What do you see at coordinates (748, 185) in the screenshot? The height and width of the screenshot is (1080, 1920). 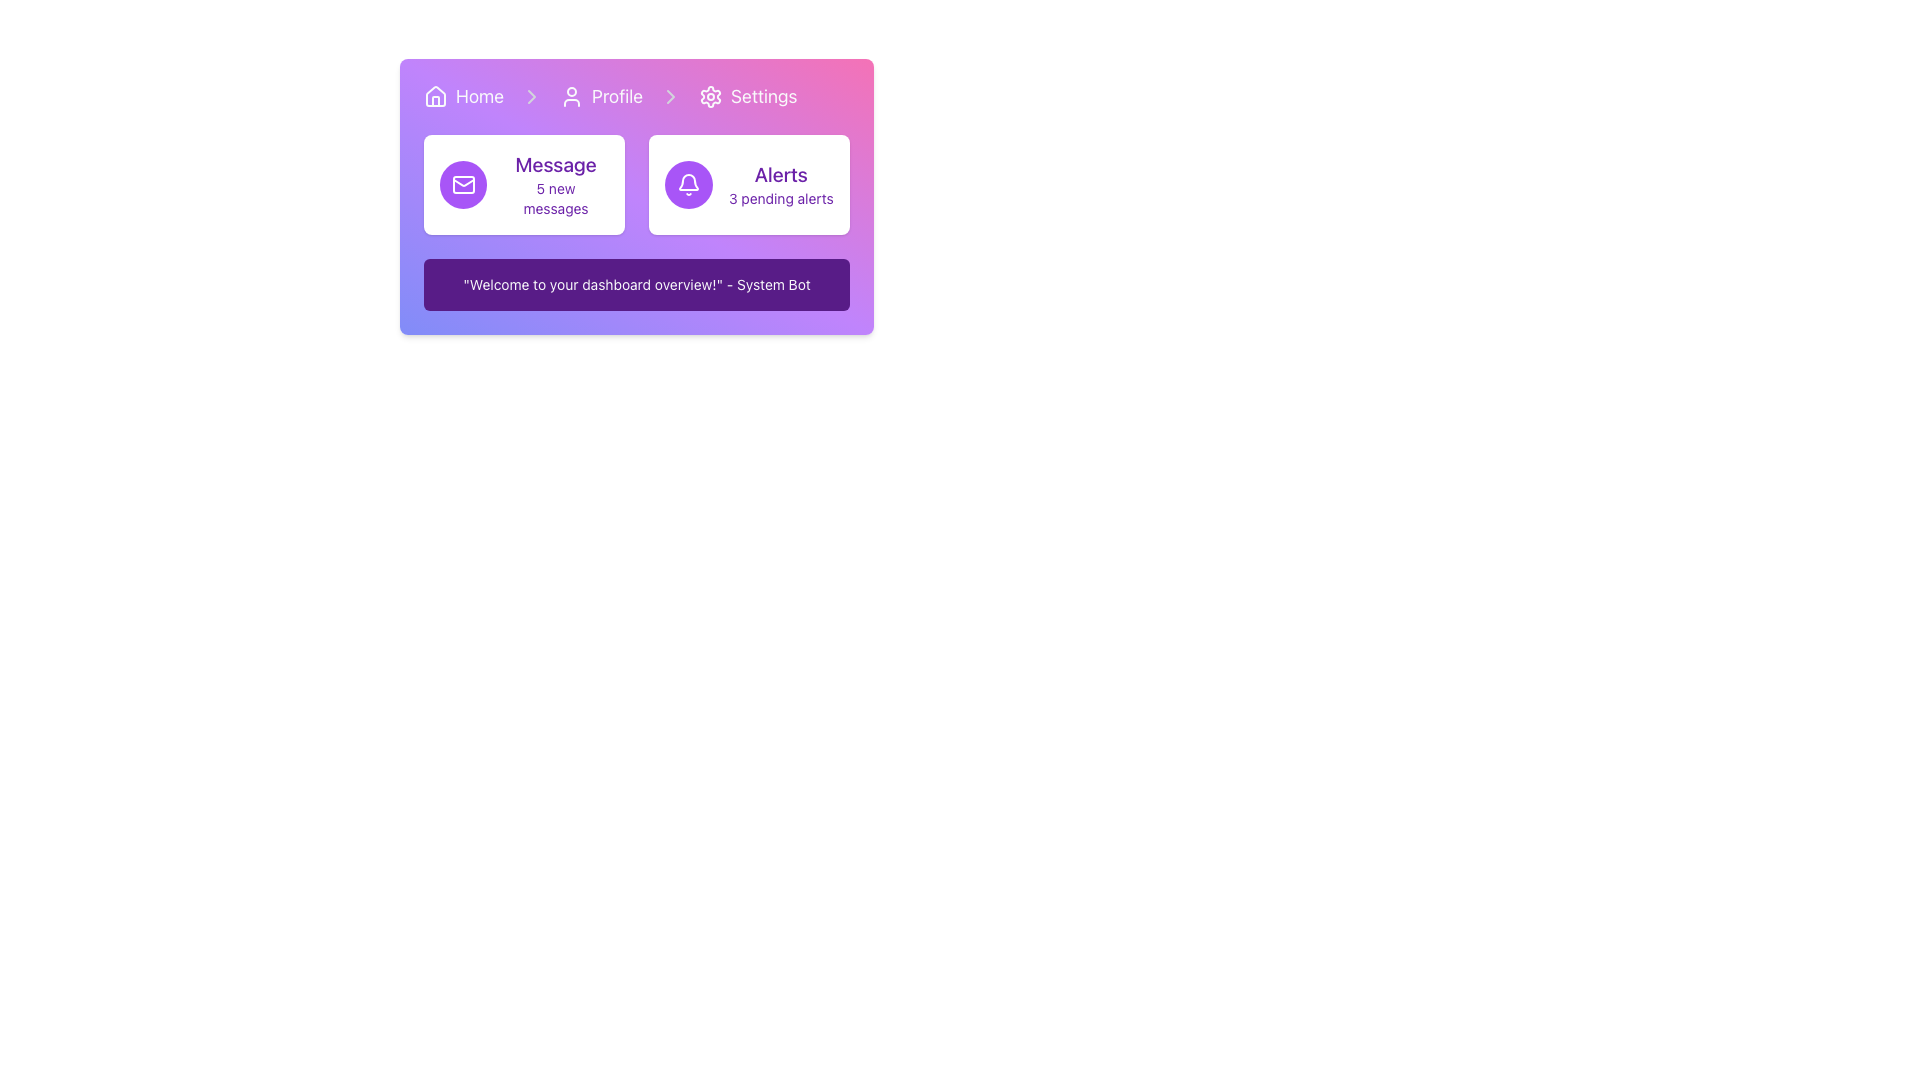 I see `the Notification Card located in the upper right part of the grid, which provides a summary of pending alerts and is adjacent to the 'Message 5 new messages' card` at bounding box center [748, 185].